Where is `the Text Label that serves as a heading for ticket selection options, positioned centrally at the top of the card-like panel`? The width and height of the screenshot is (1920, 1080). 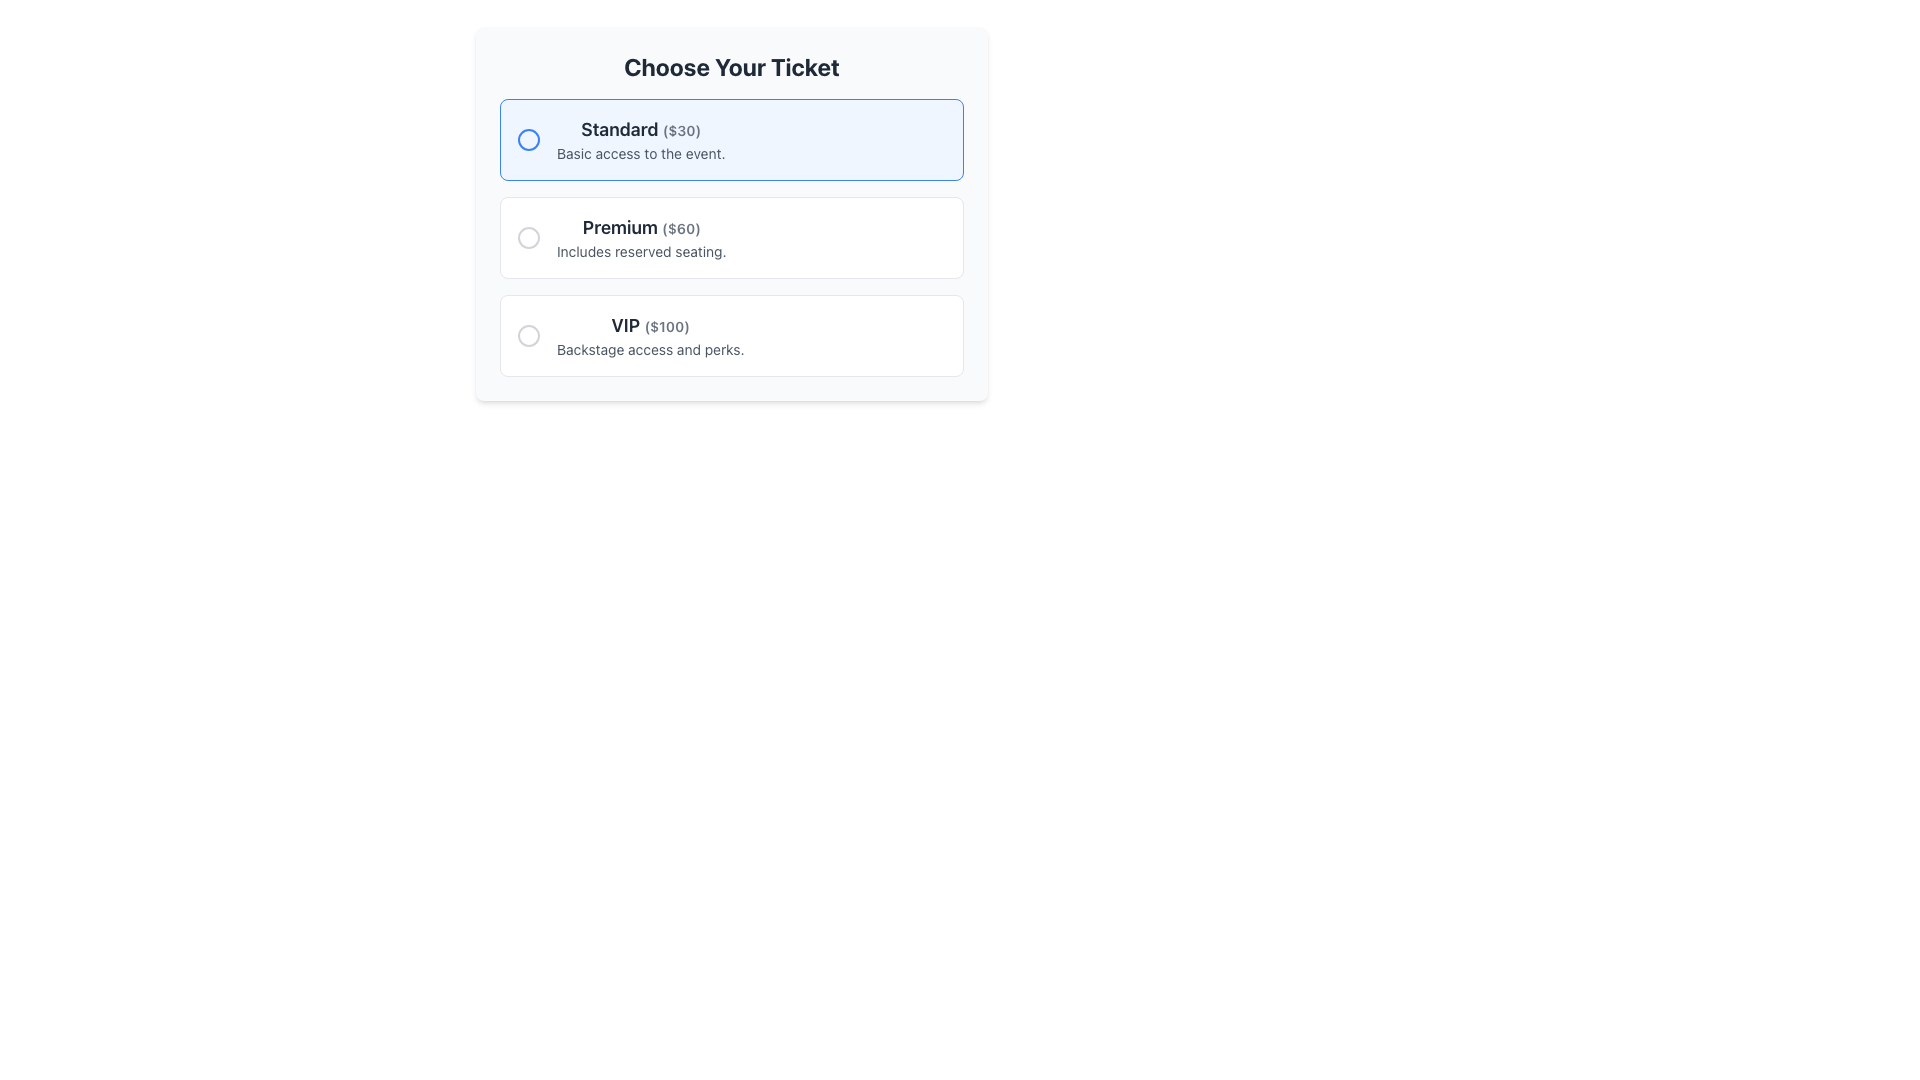
the Text Label that serves as a heading for ticket selection options, positioned centrally at the top of the card-like panel is located at coordinates (730, 65).